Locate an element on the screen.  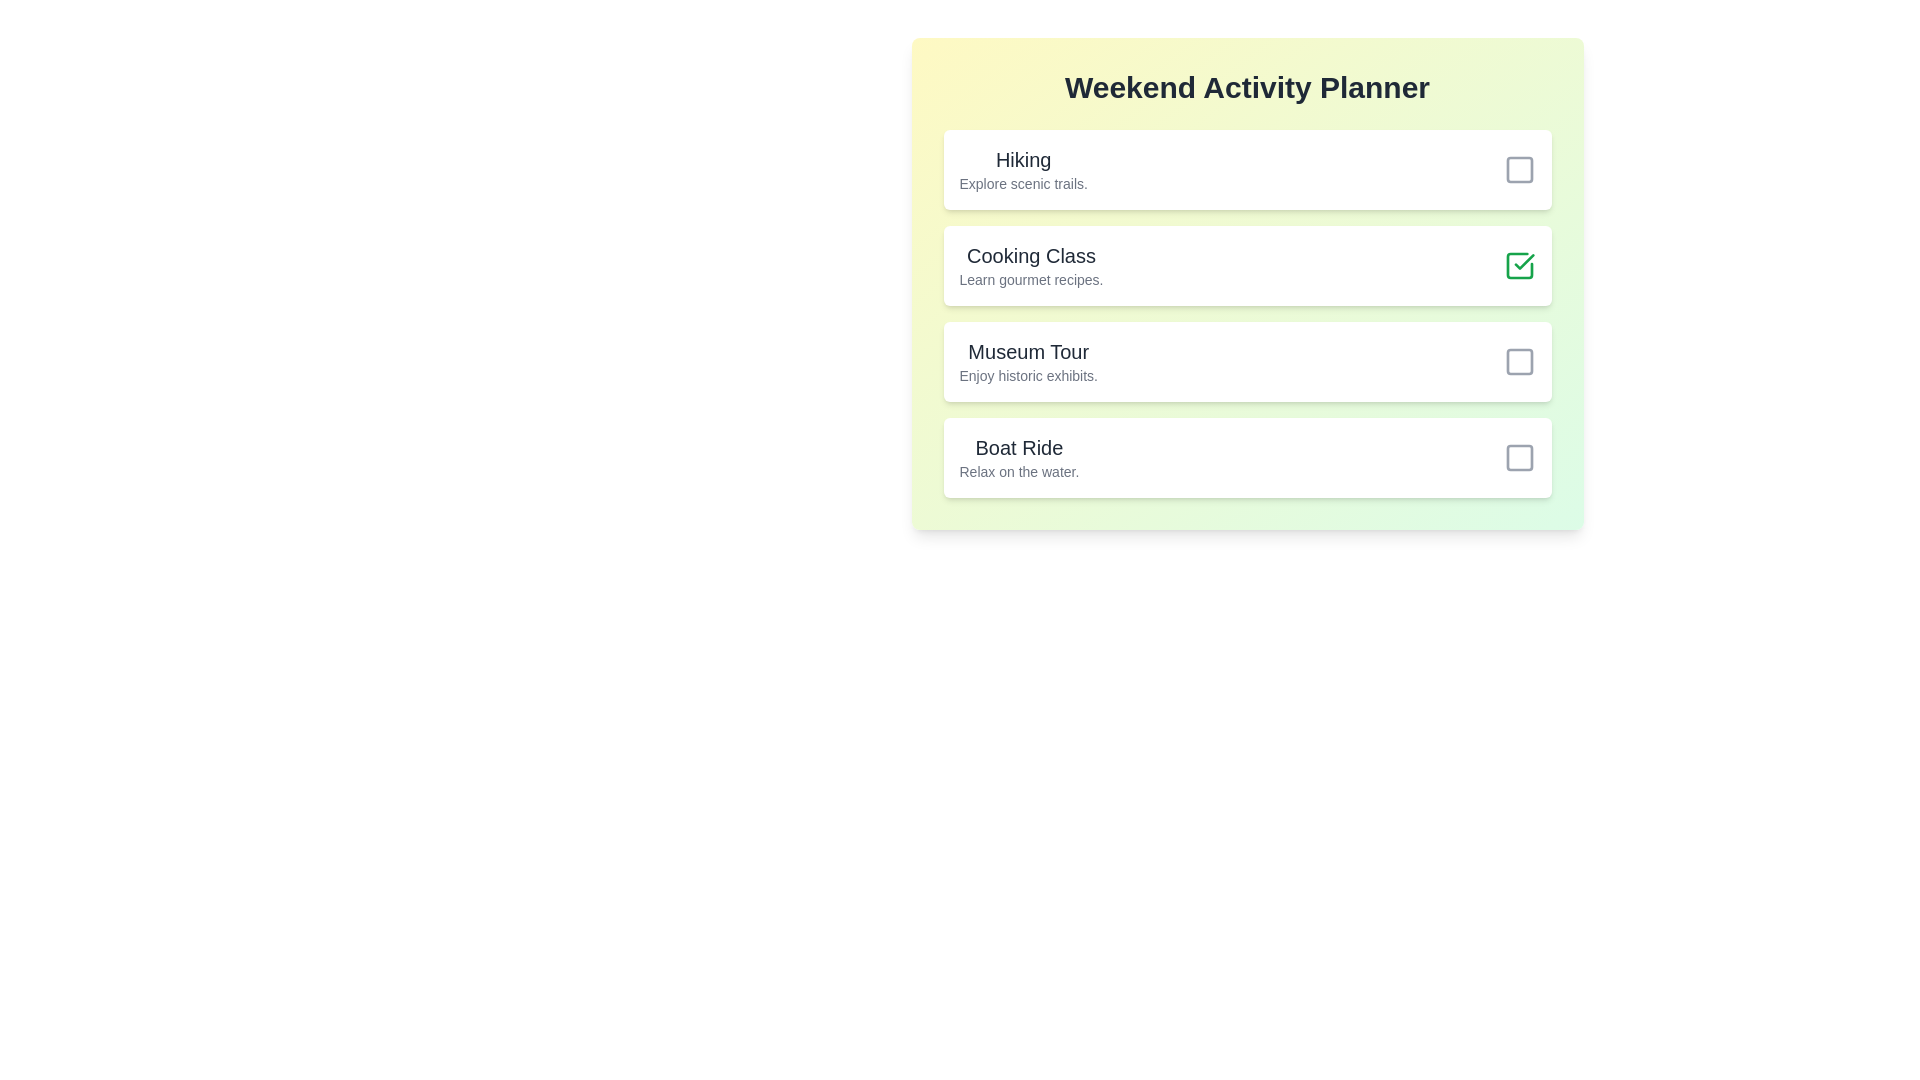
the activity 'Museum Tour' is located at coordinates (1519, 362).